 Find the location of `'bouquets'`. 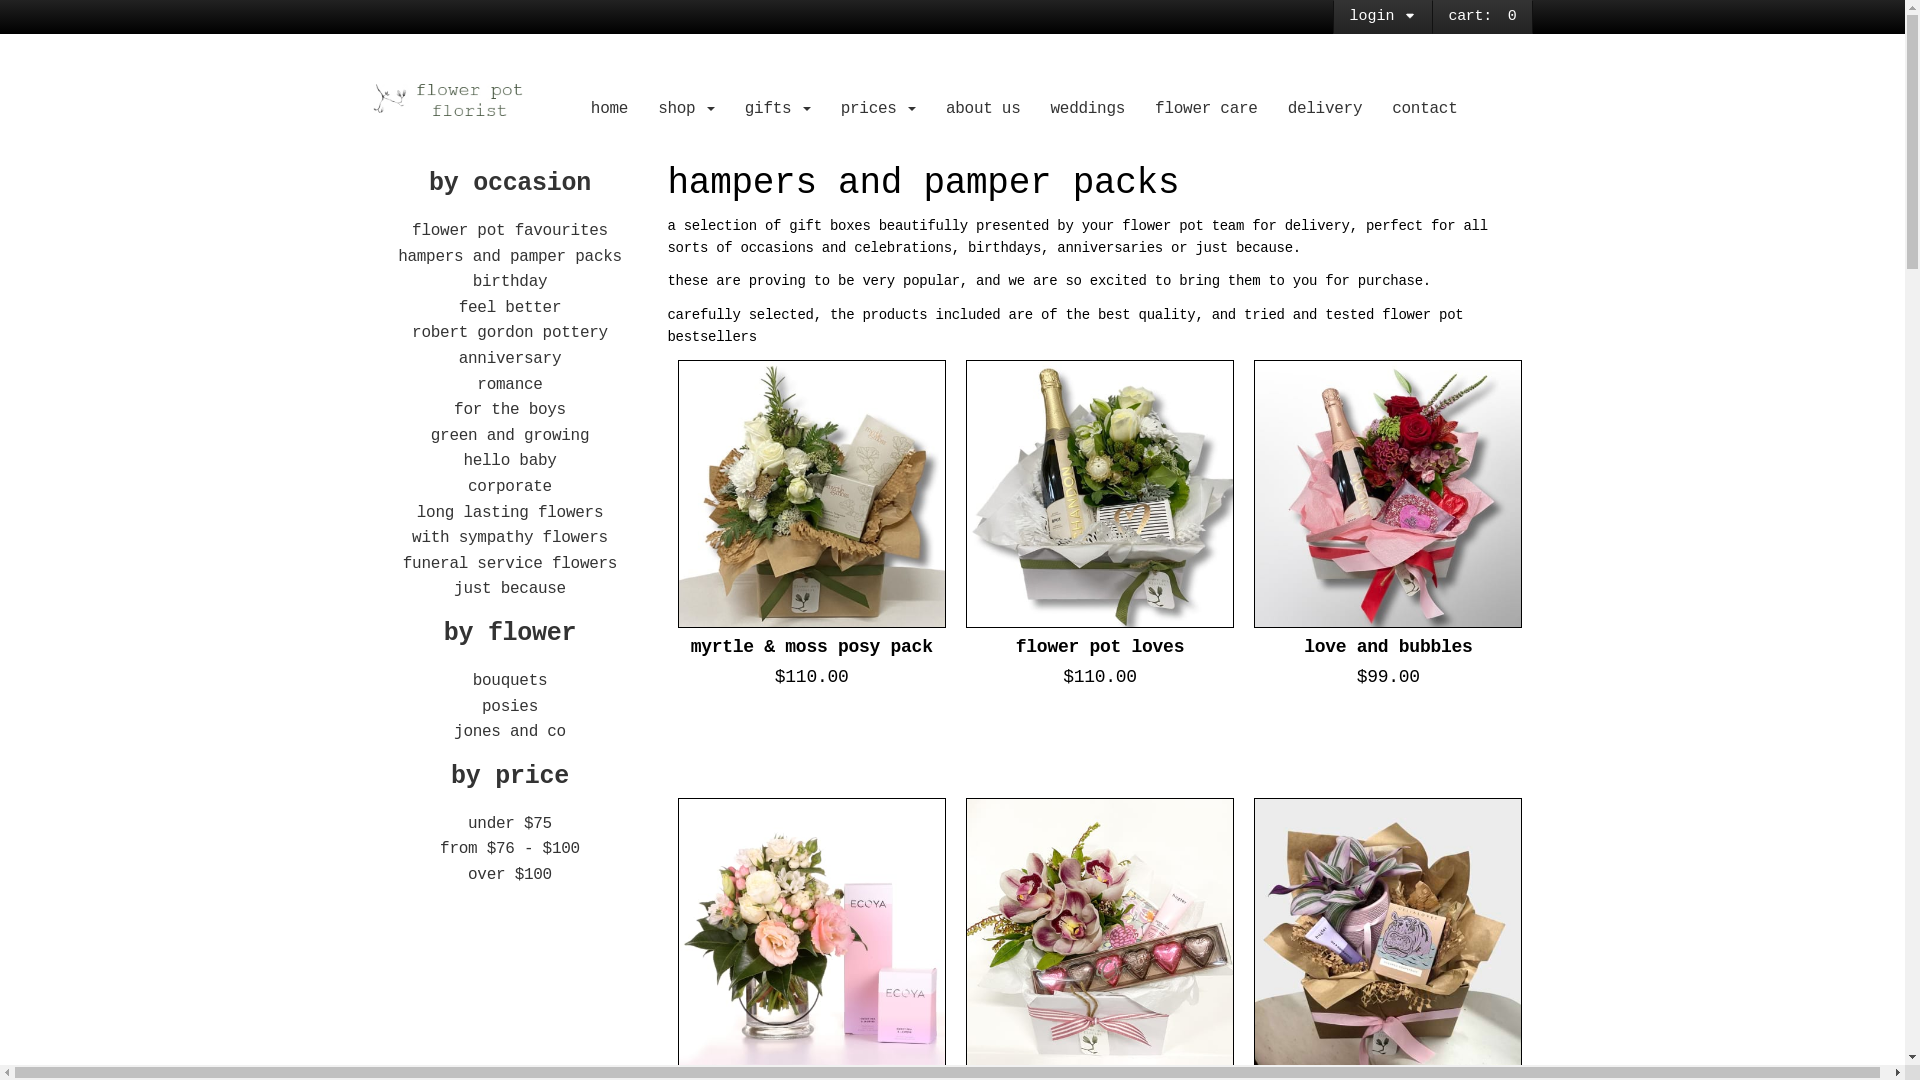

'bouquets' is located at coordinates (510, 680).